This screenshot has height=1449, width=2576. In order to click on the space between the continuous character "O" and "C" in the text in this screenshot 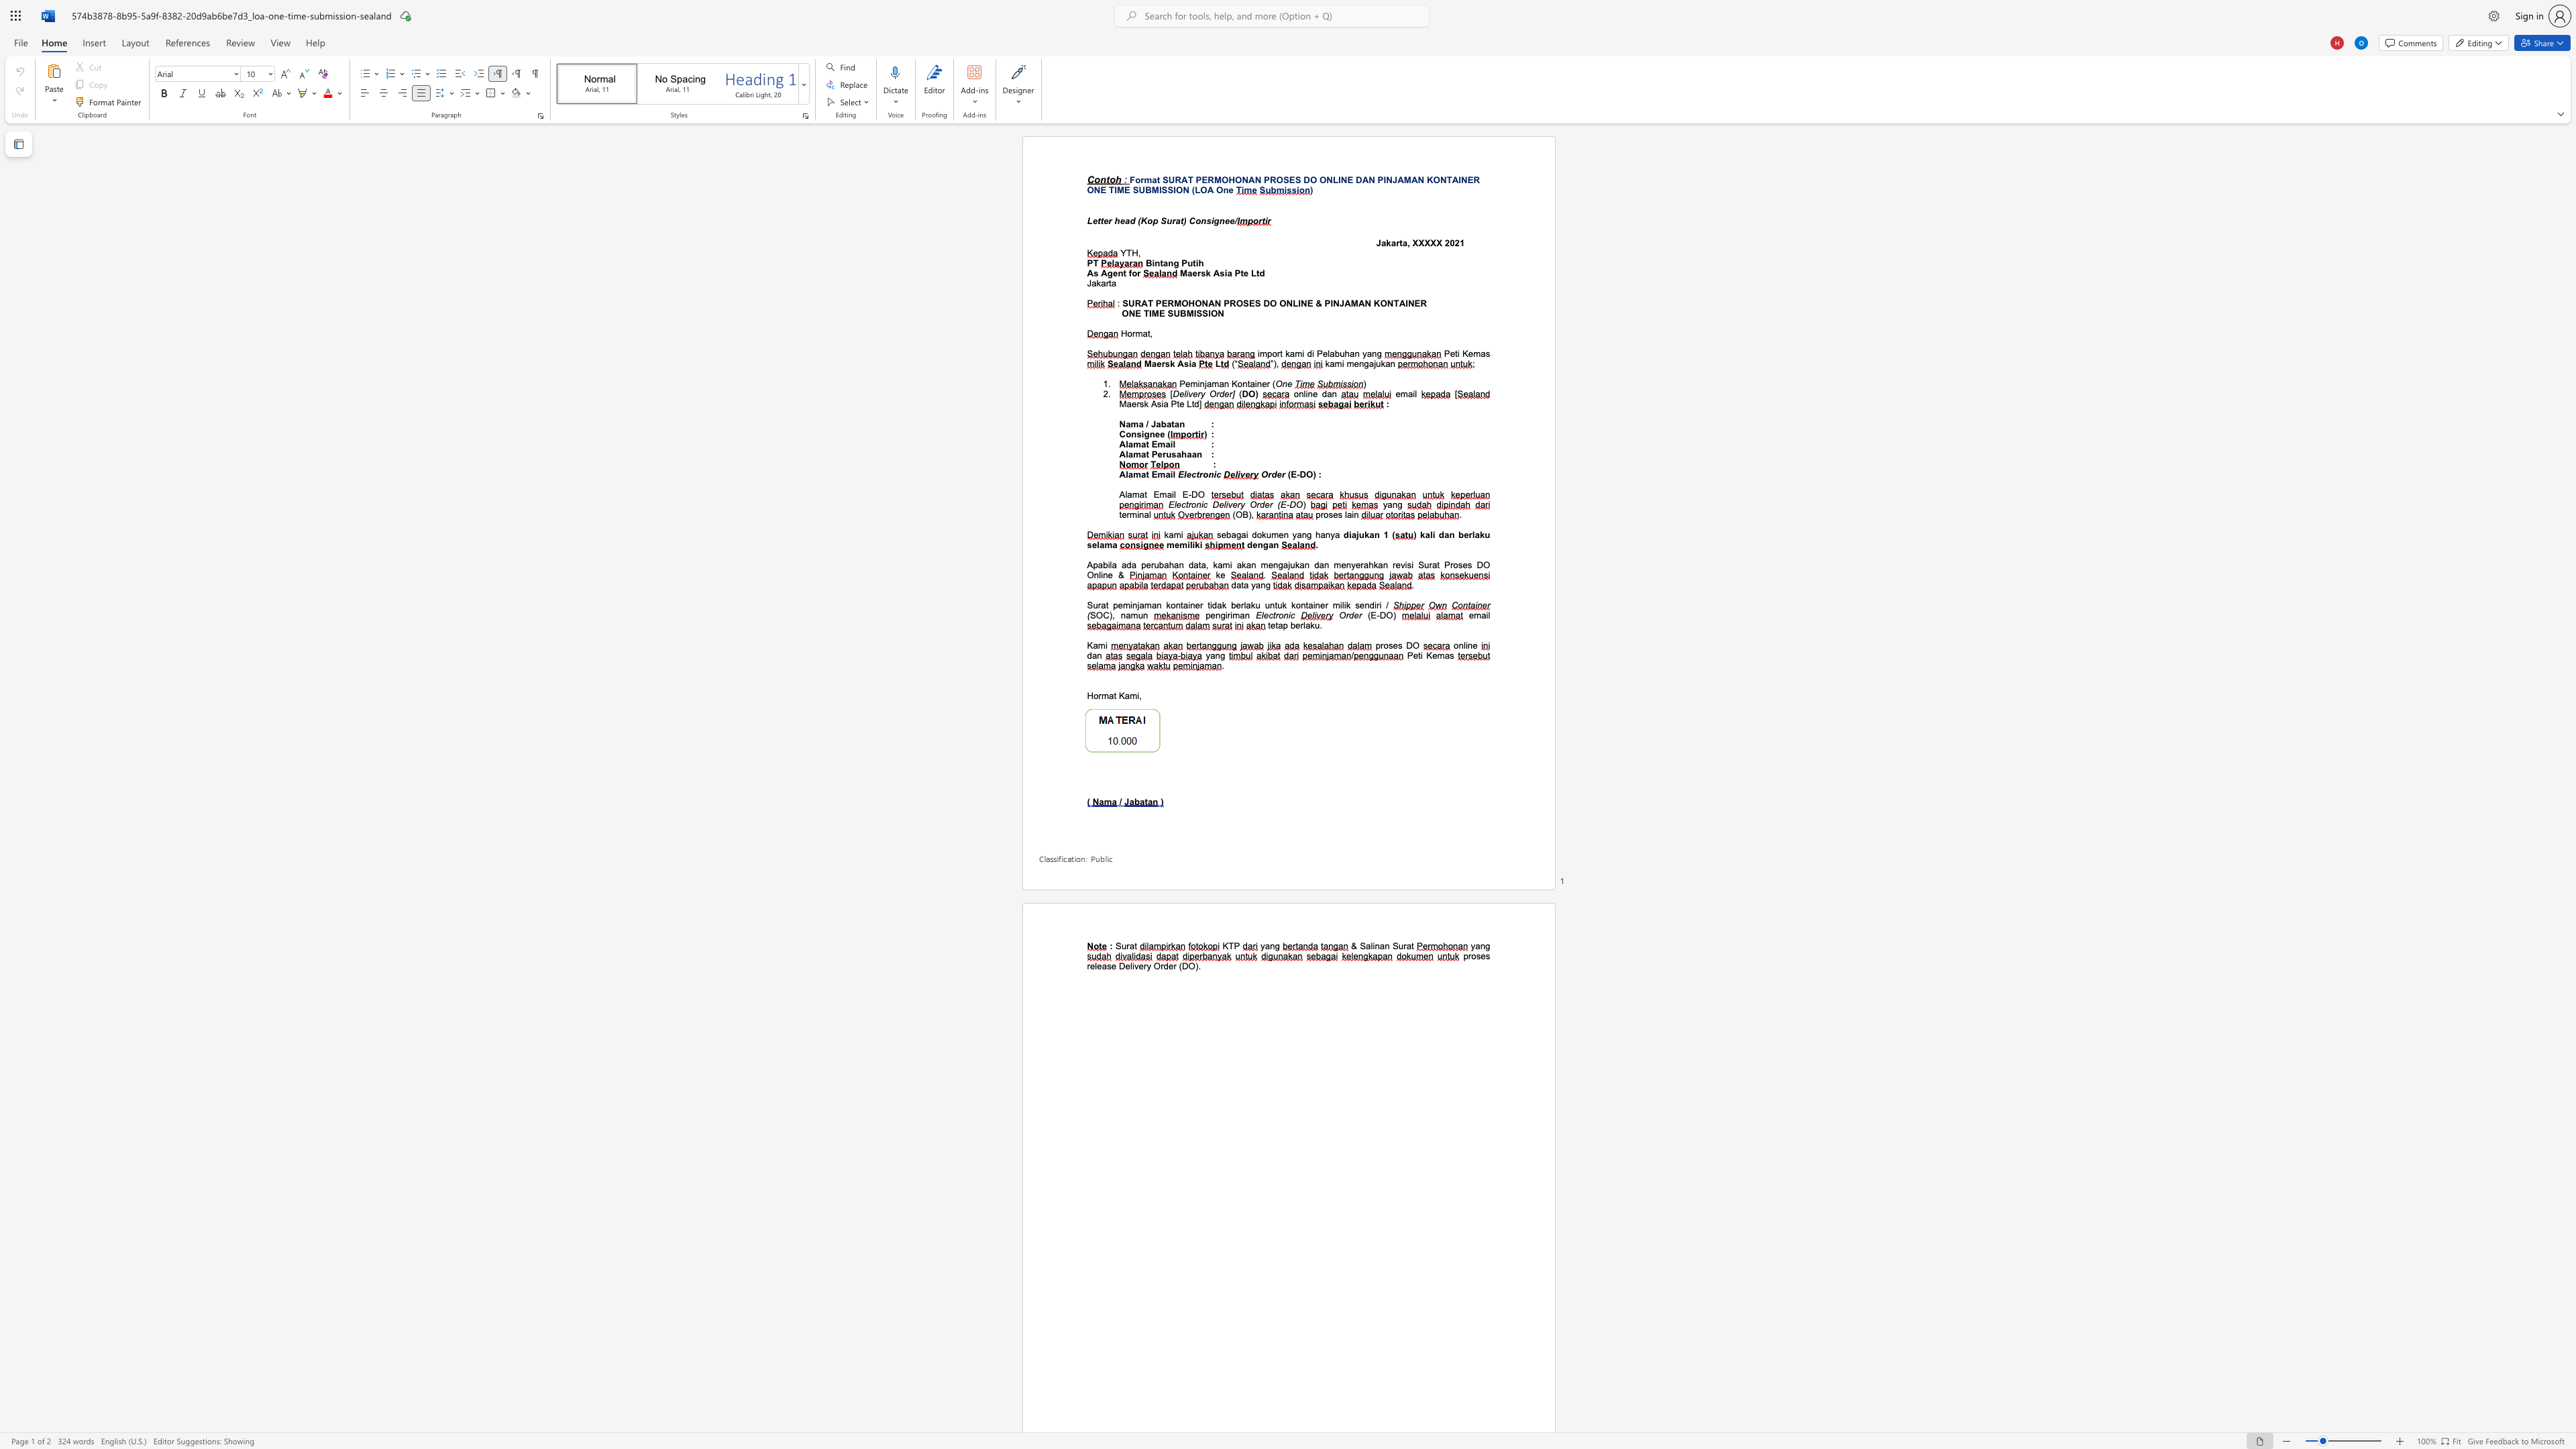, I will do `click(1102, 614)`.